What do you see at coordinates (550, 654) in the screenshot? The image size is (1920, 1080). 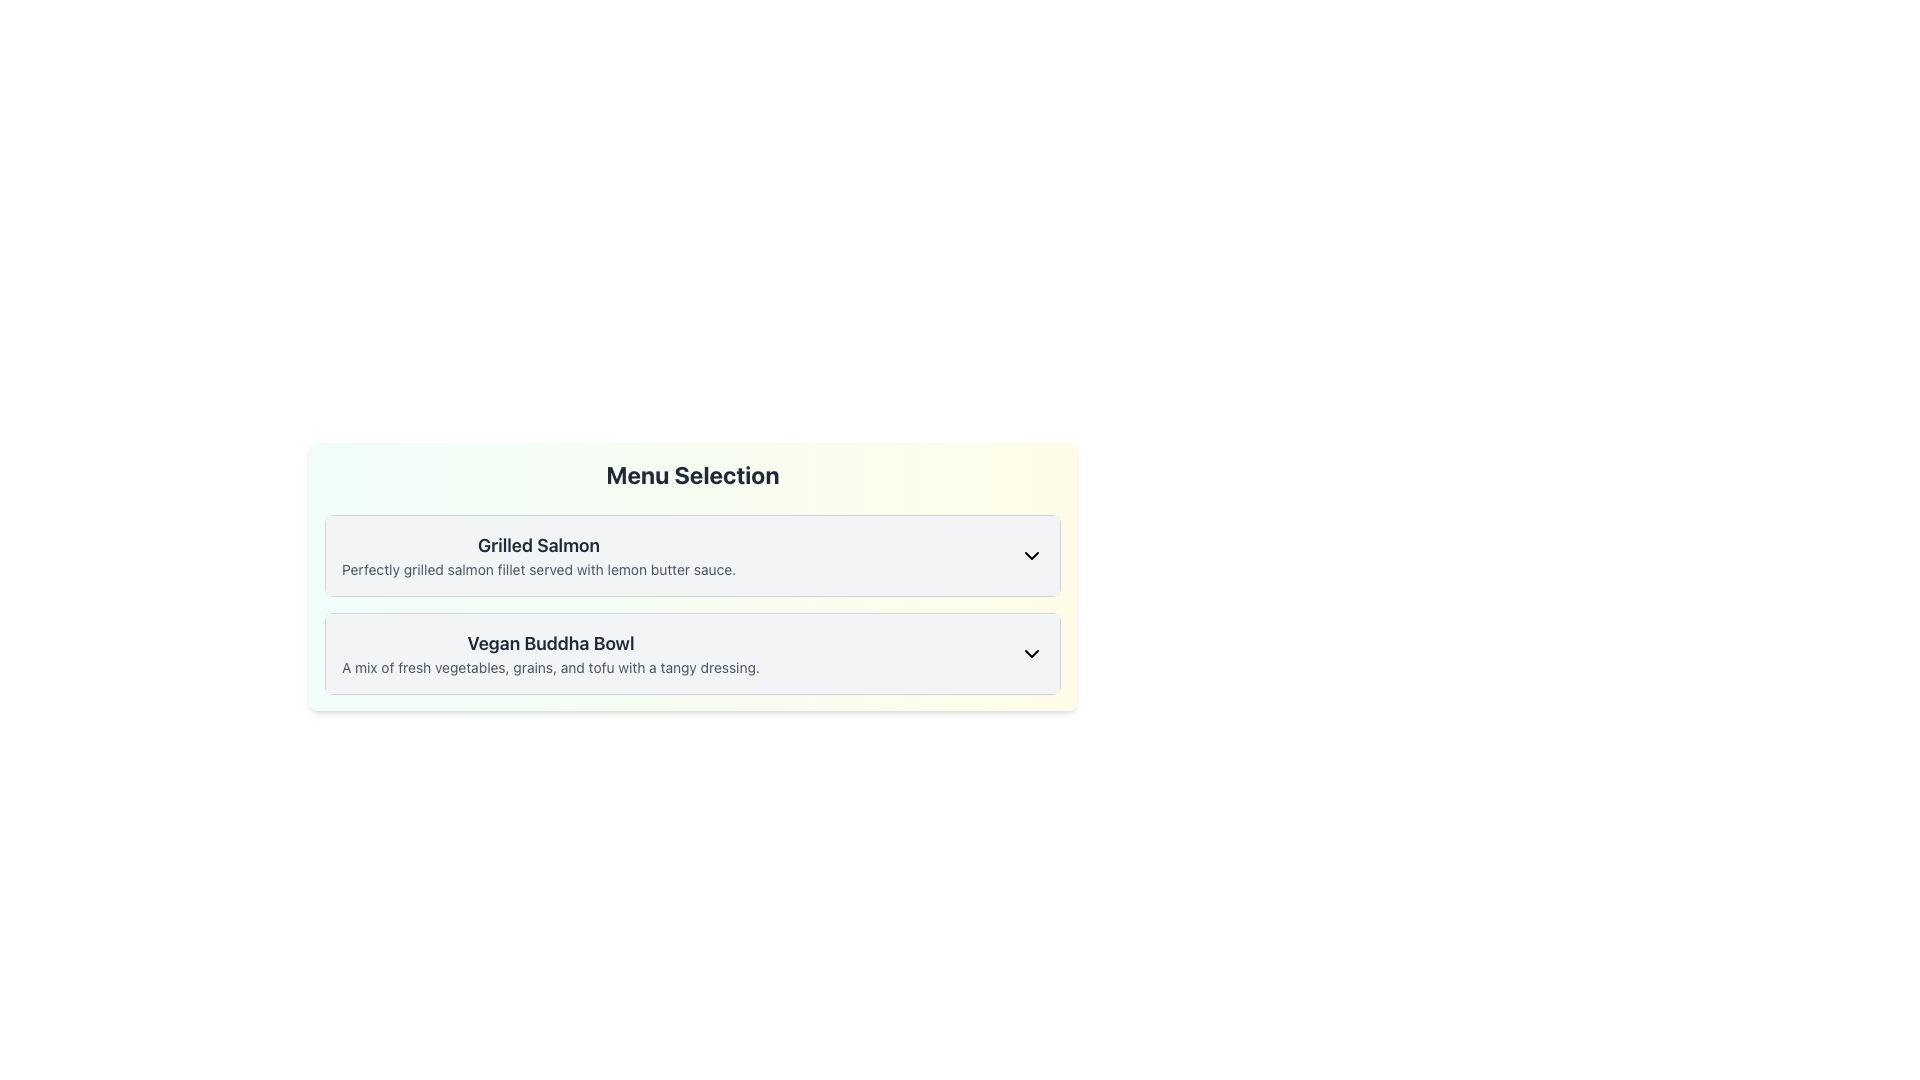 I see `the second item in the list labeled 'Vegan Buddha Bowl', which is a text display card located below 'Grilled Salmon' and above a blank area` at bounding box center [550, 654].